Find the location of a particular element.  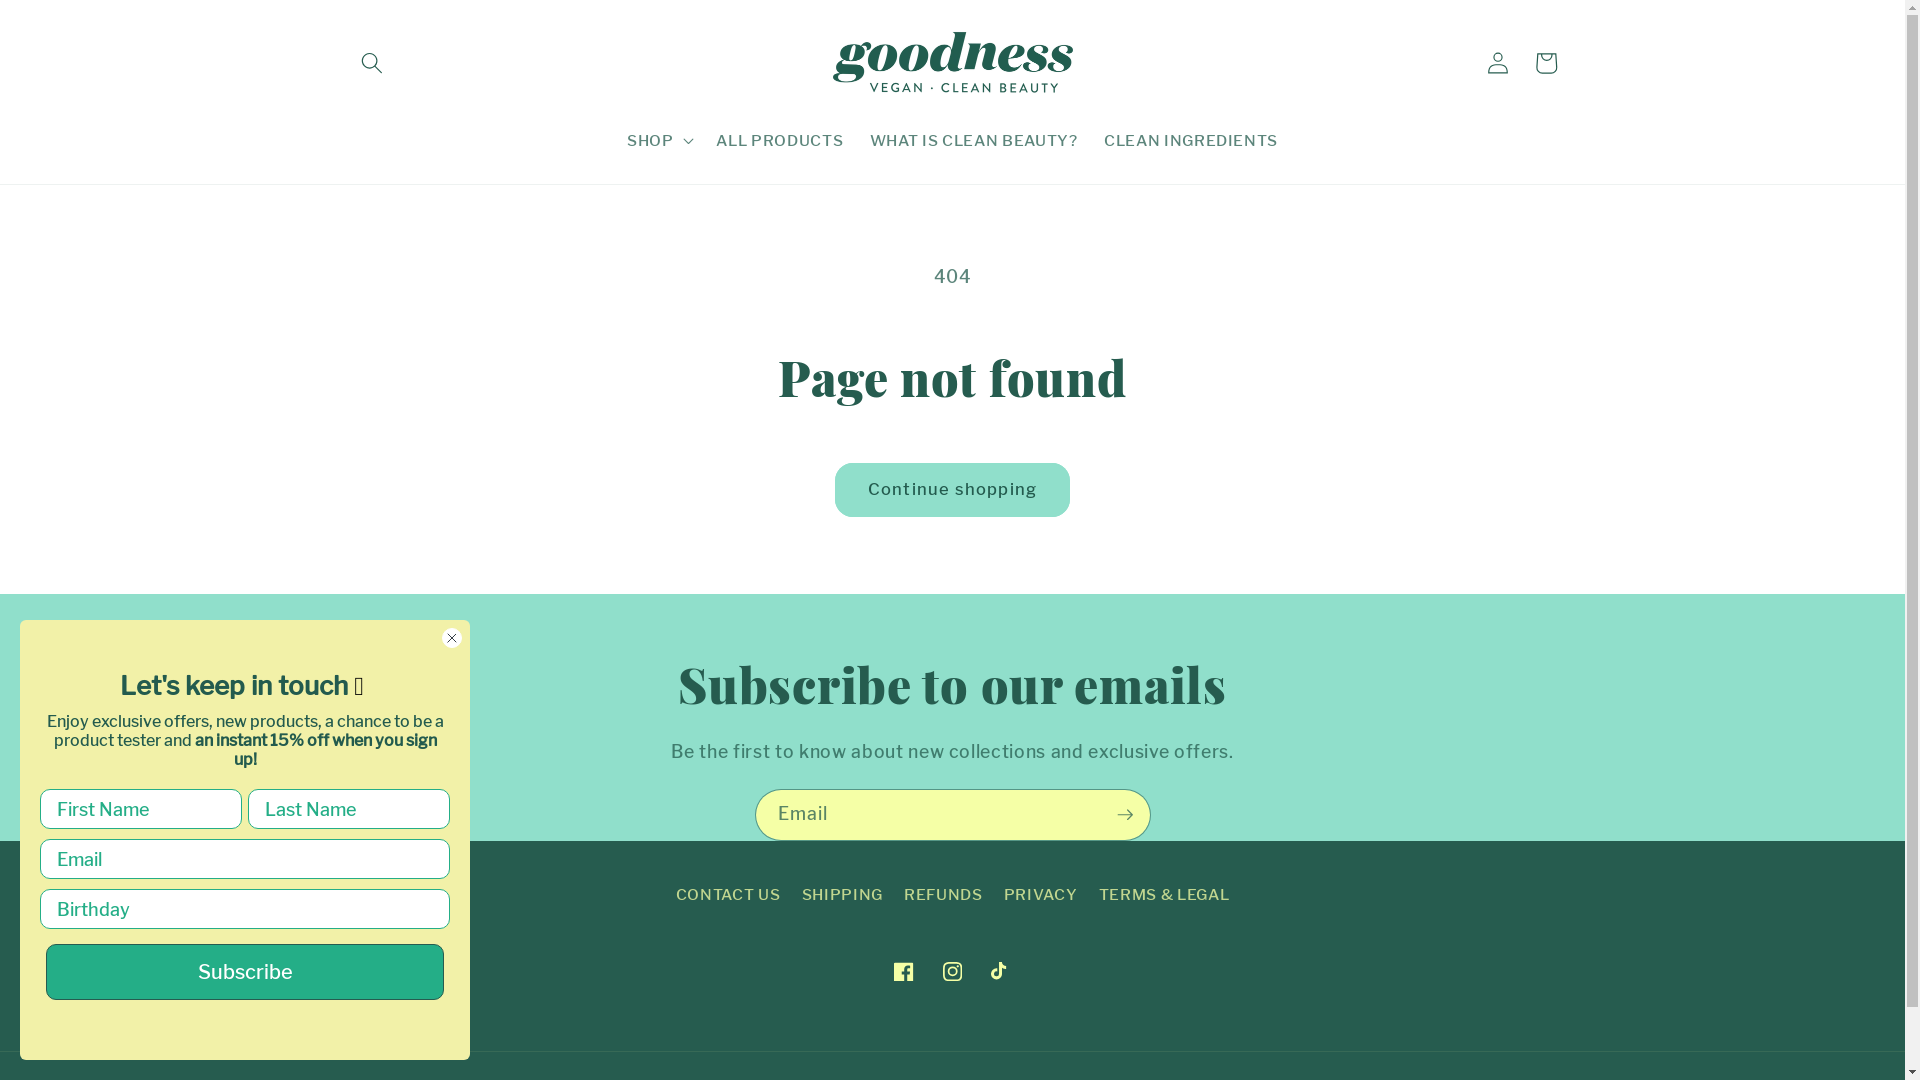

'Facebook' is located at coordinates (902, 970).